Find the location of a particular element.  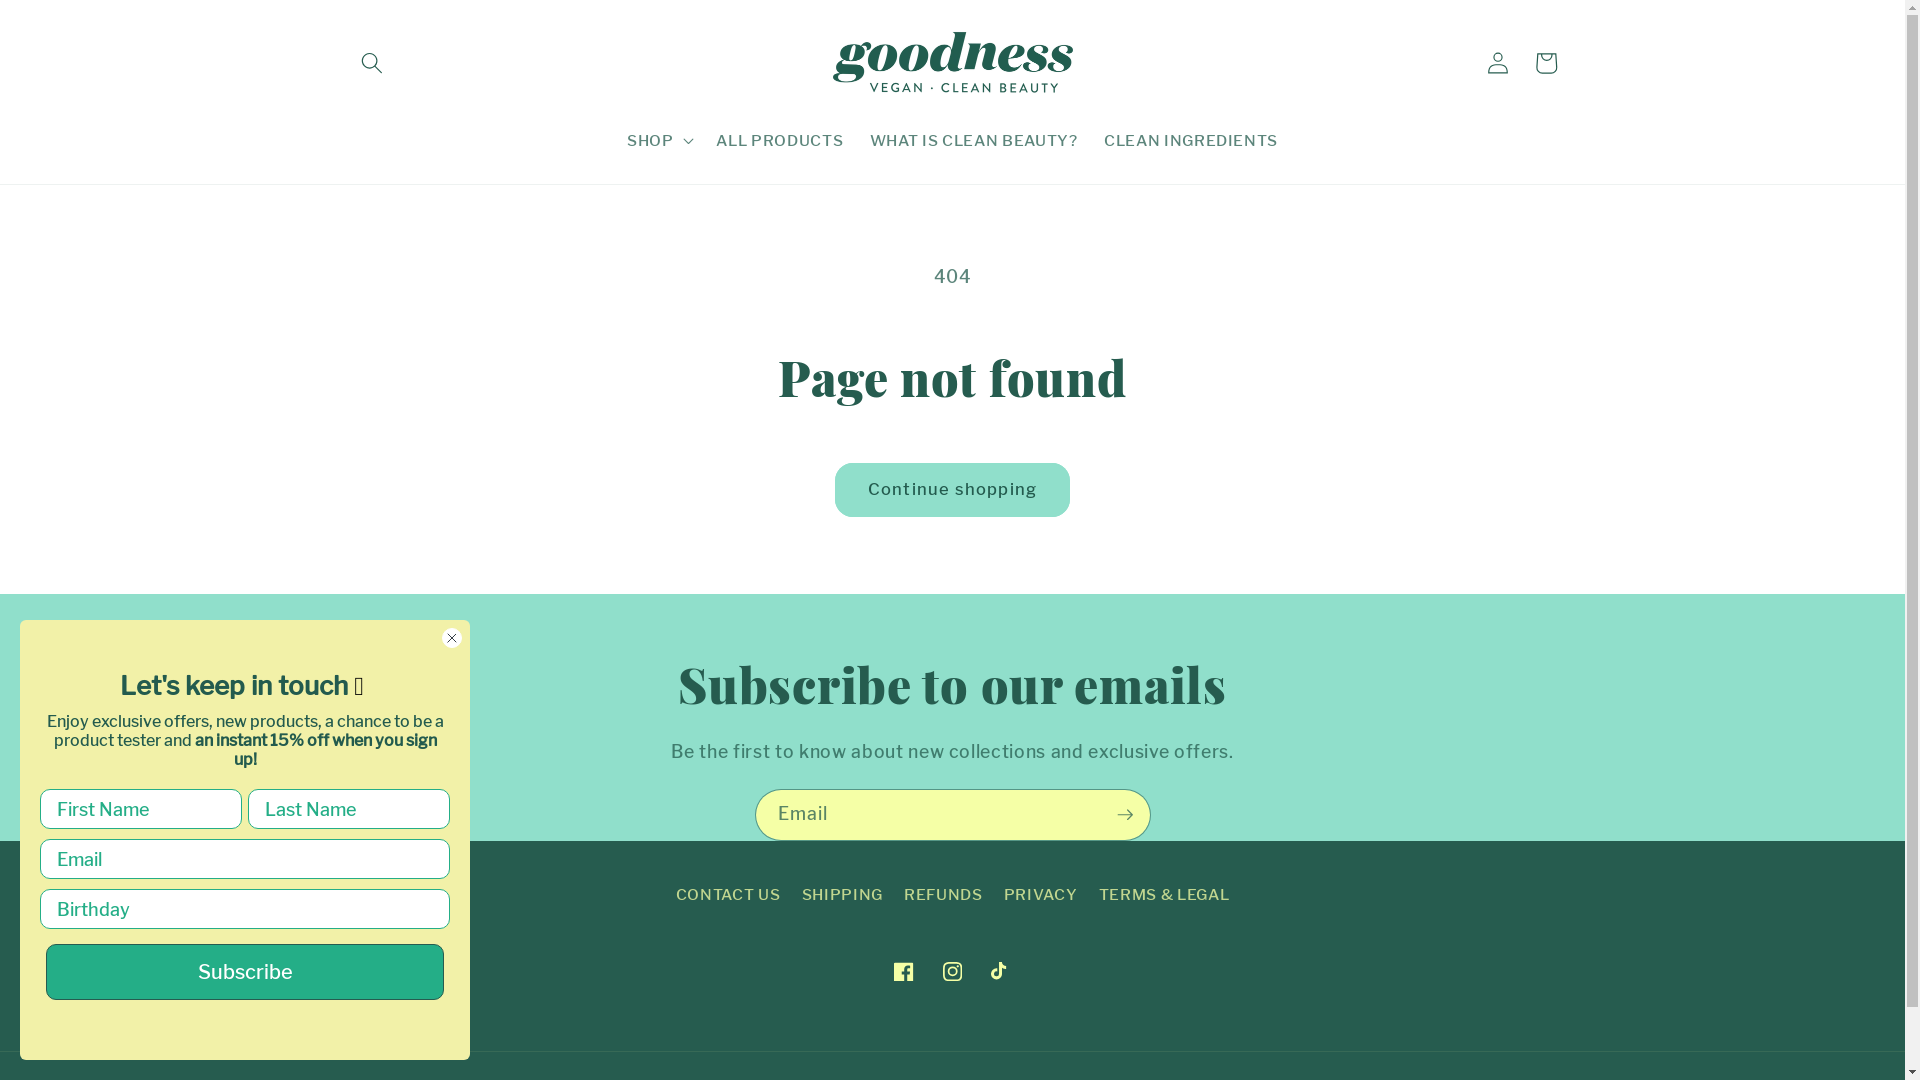

'Facebook' is located at coordinates (902, 970).